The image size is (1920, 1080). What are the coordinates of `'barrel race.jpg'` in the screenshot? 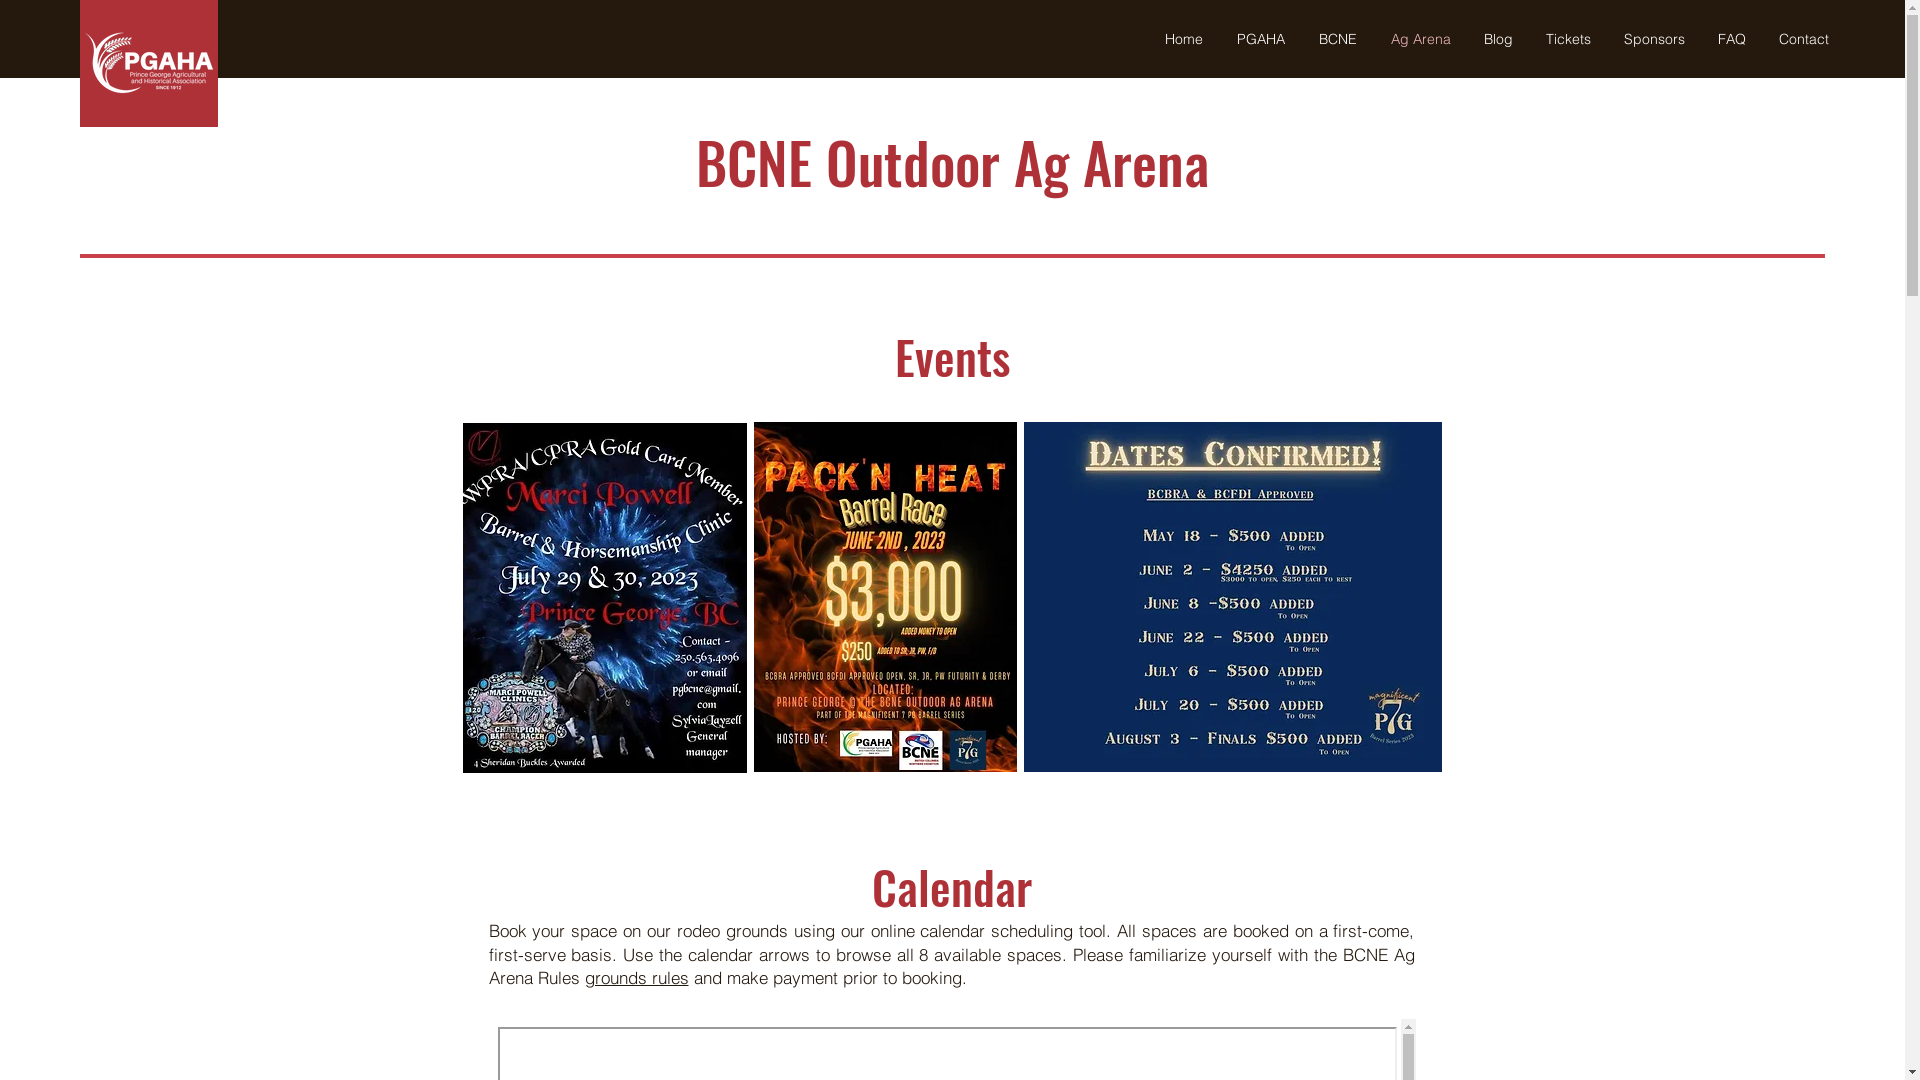 It's located at (603, 596).